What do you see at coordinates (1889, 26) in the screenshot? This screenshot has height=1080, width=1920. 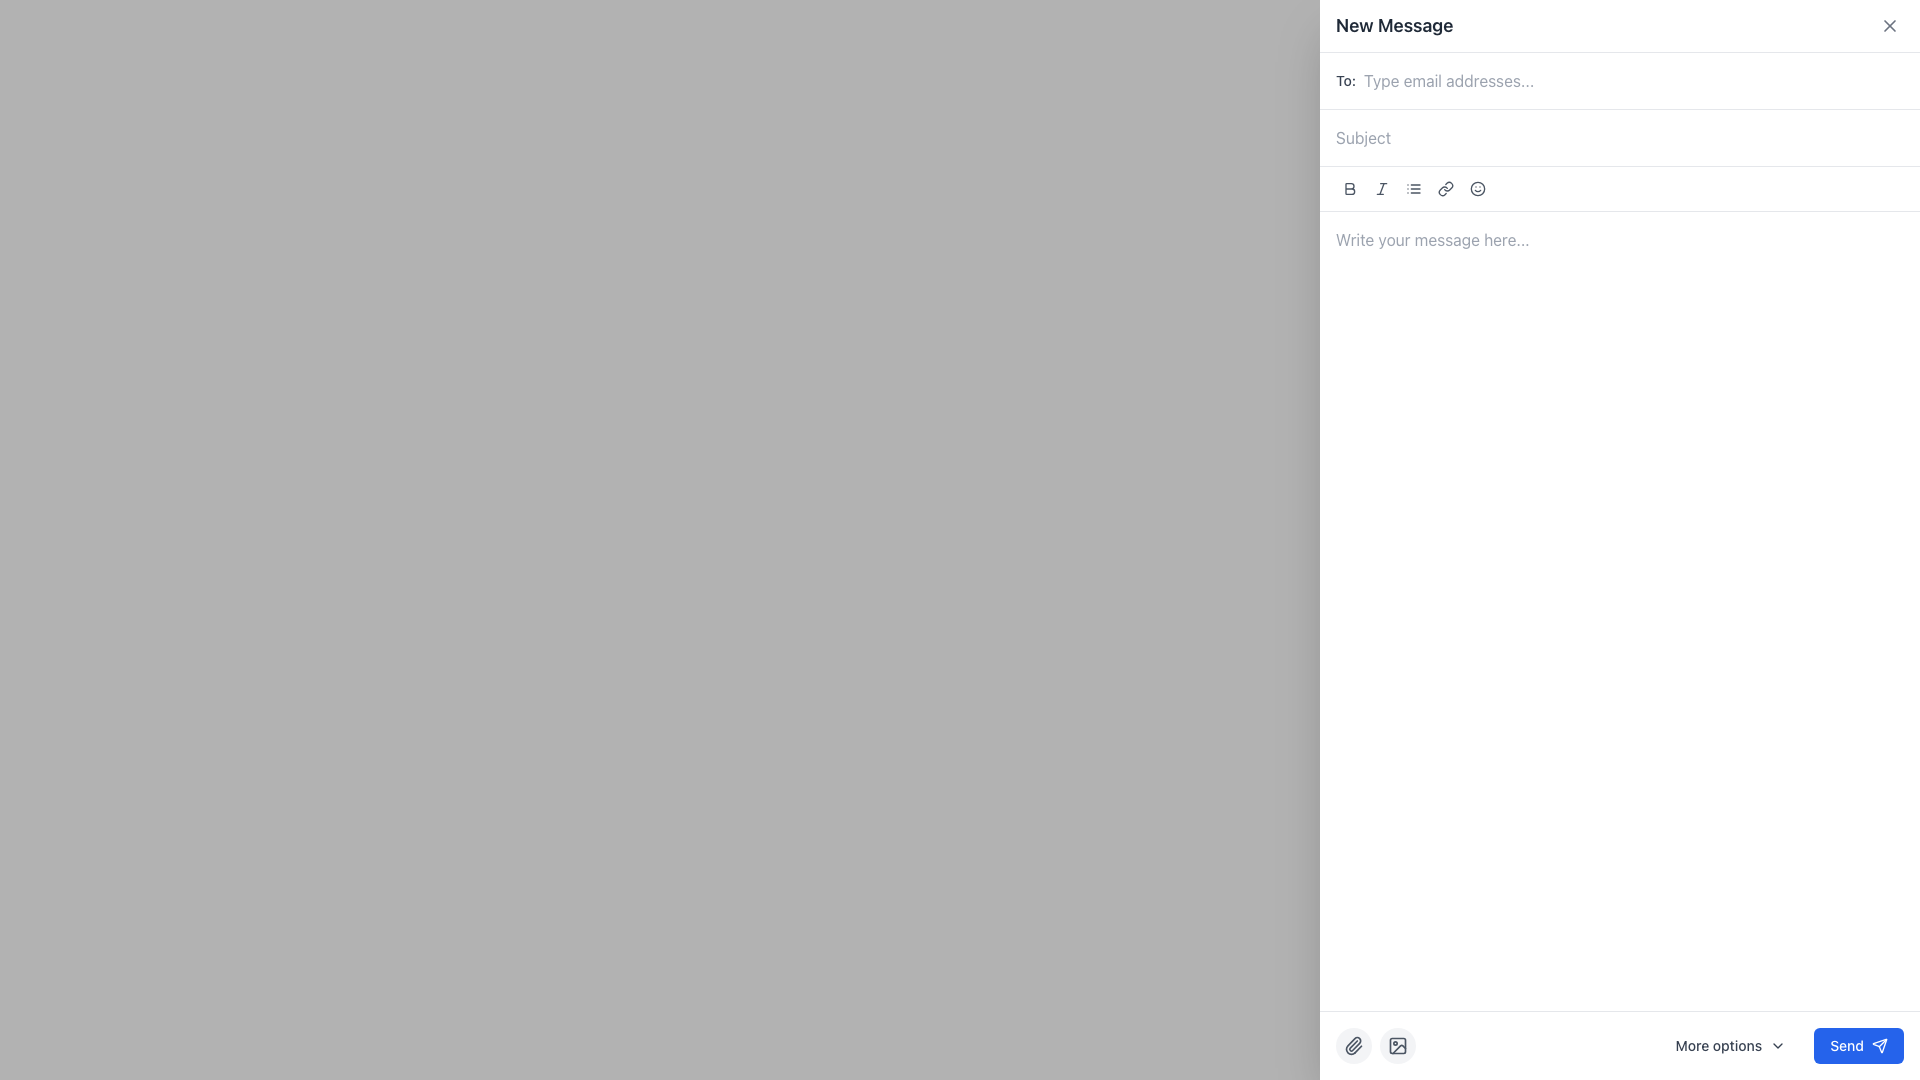 I see `the gray 'X' icon button located at the top-right corner of the email composer` at bounding box center [1889, 26].